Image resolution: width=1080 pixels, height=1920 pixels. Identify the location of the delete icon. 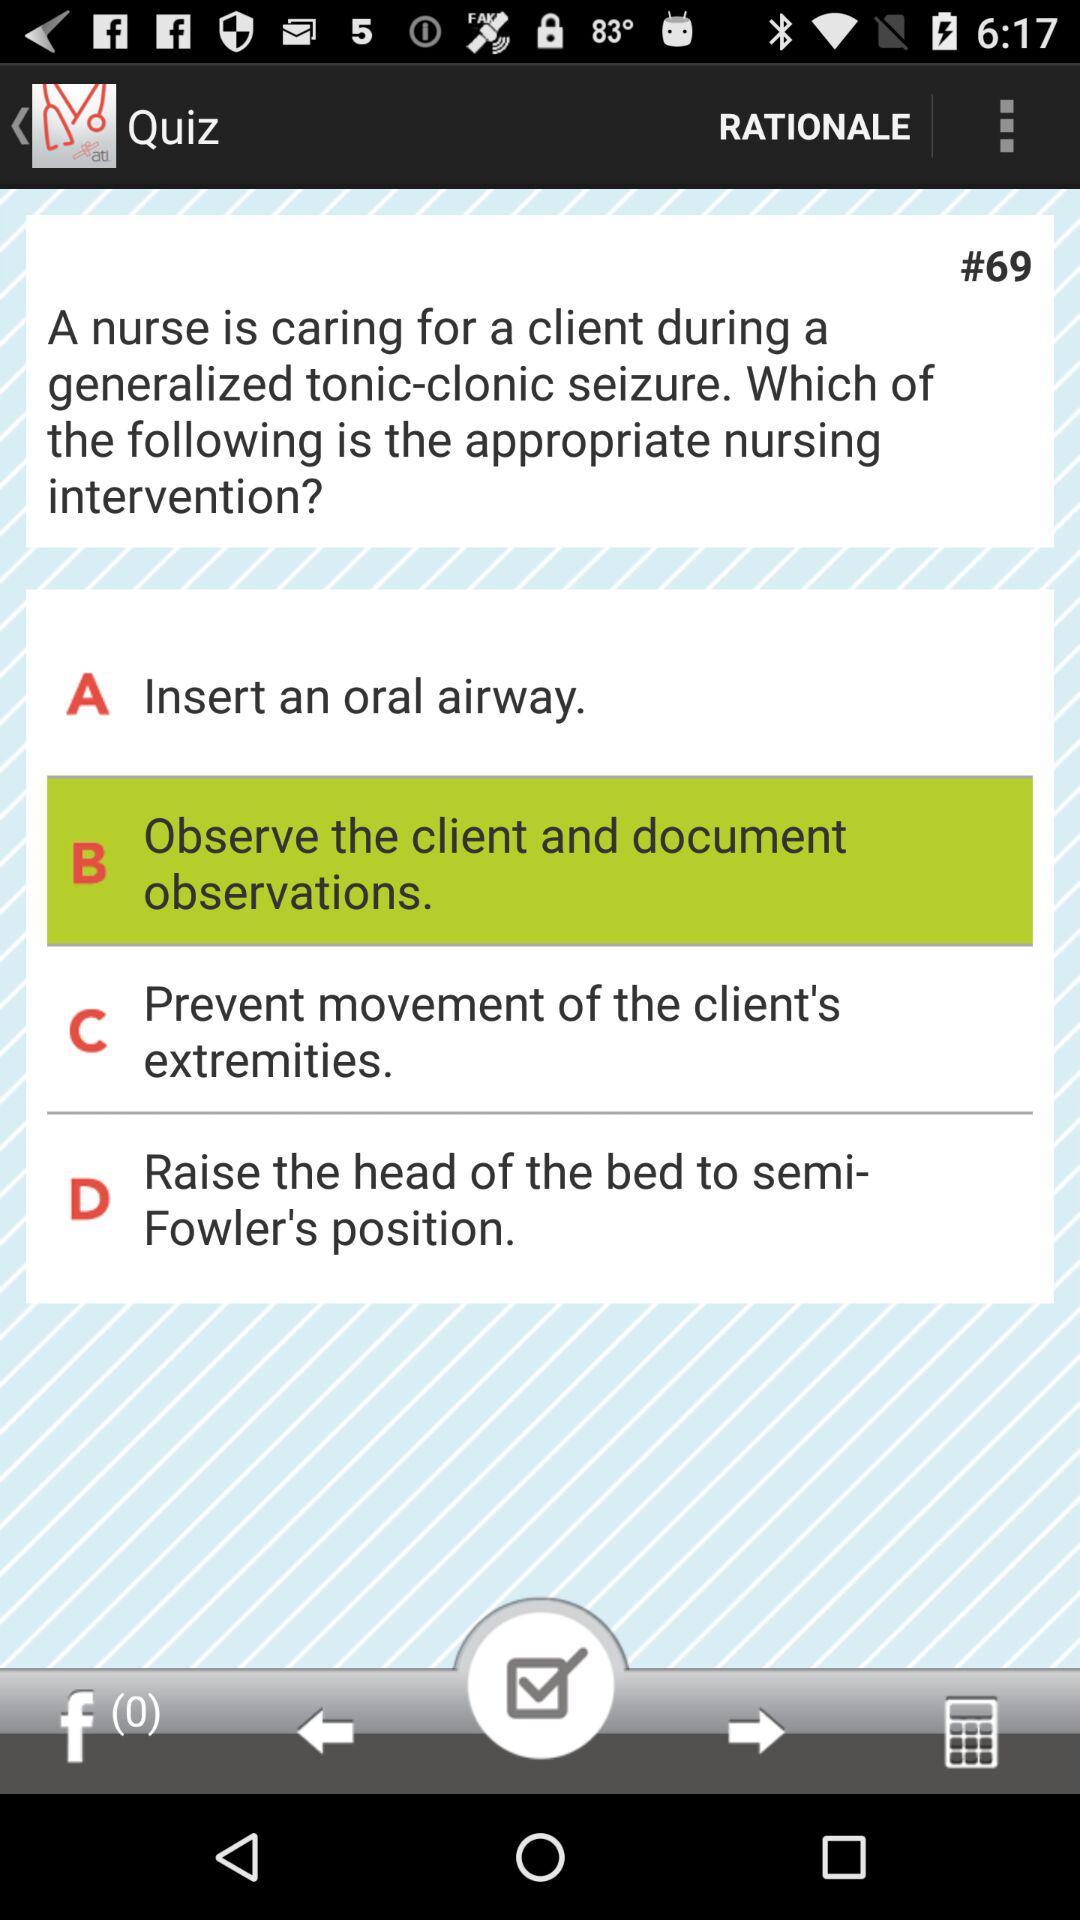
(970, 1851).